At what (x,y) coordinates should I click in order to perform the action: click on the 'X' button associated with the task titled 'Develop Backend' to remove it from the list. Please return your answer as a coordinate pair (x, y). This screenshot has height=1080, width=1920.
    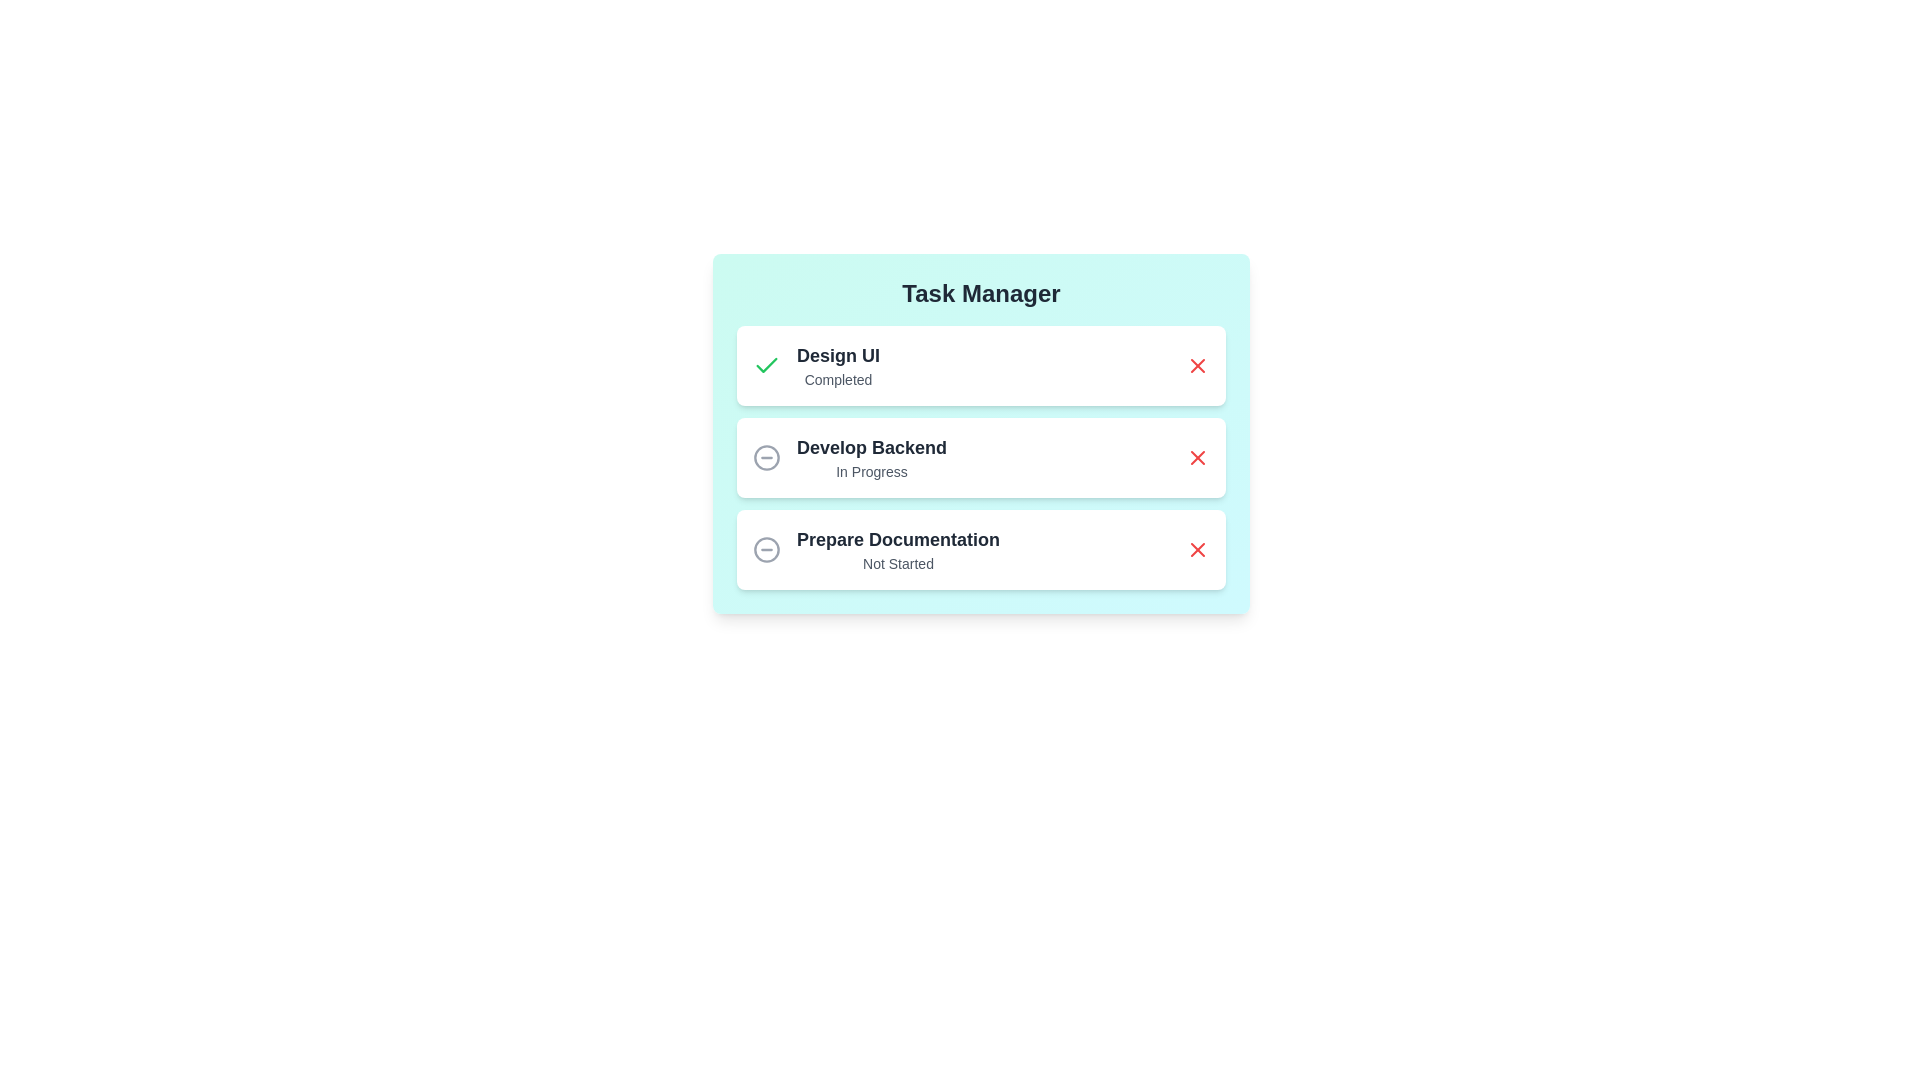
    Looking at the image, I should click on (1198, 458).